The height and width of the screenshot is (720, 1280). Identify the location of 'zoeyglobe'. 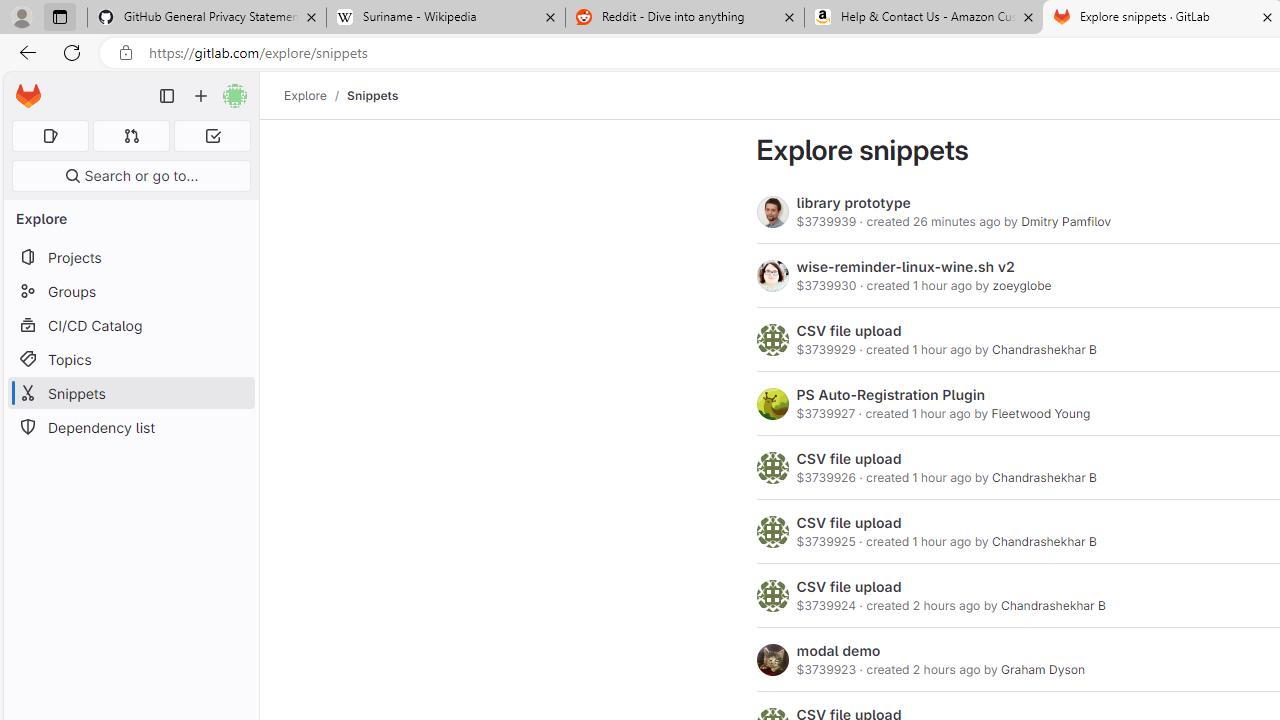
(1022, 285).